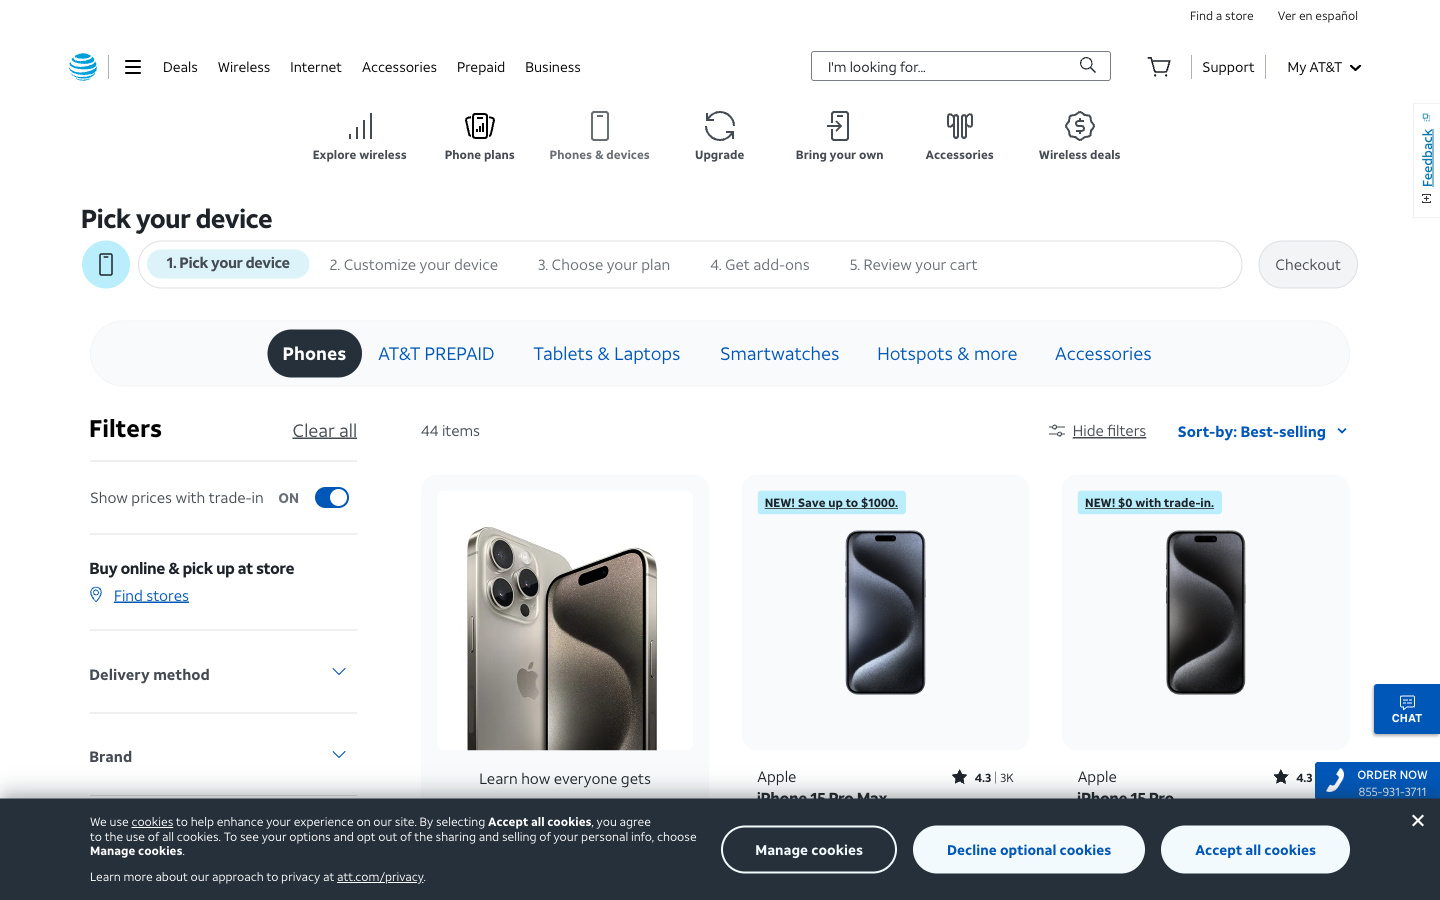 The width and height of the screenshot is (1440, 900). I want to click on the button, so click(1080, 136).